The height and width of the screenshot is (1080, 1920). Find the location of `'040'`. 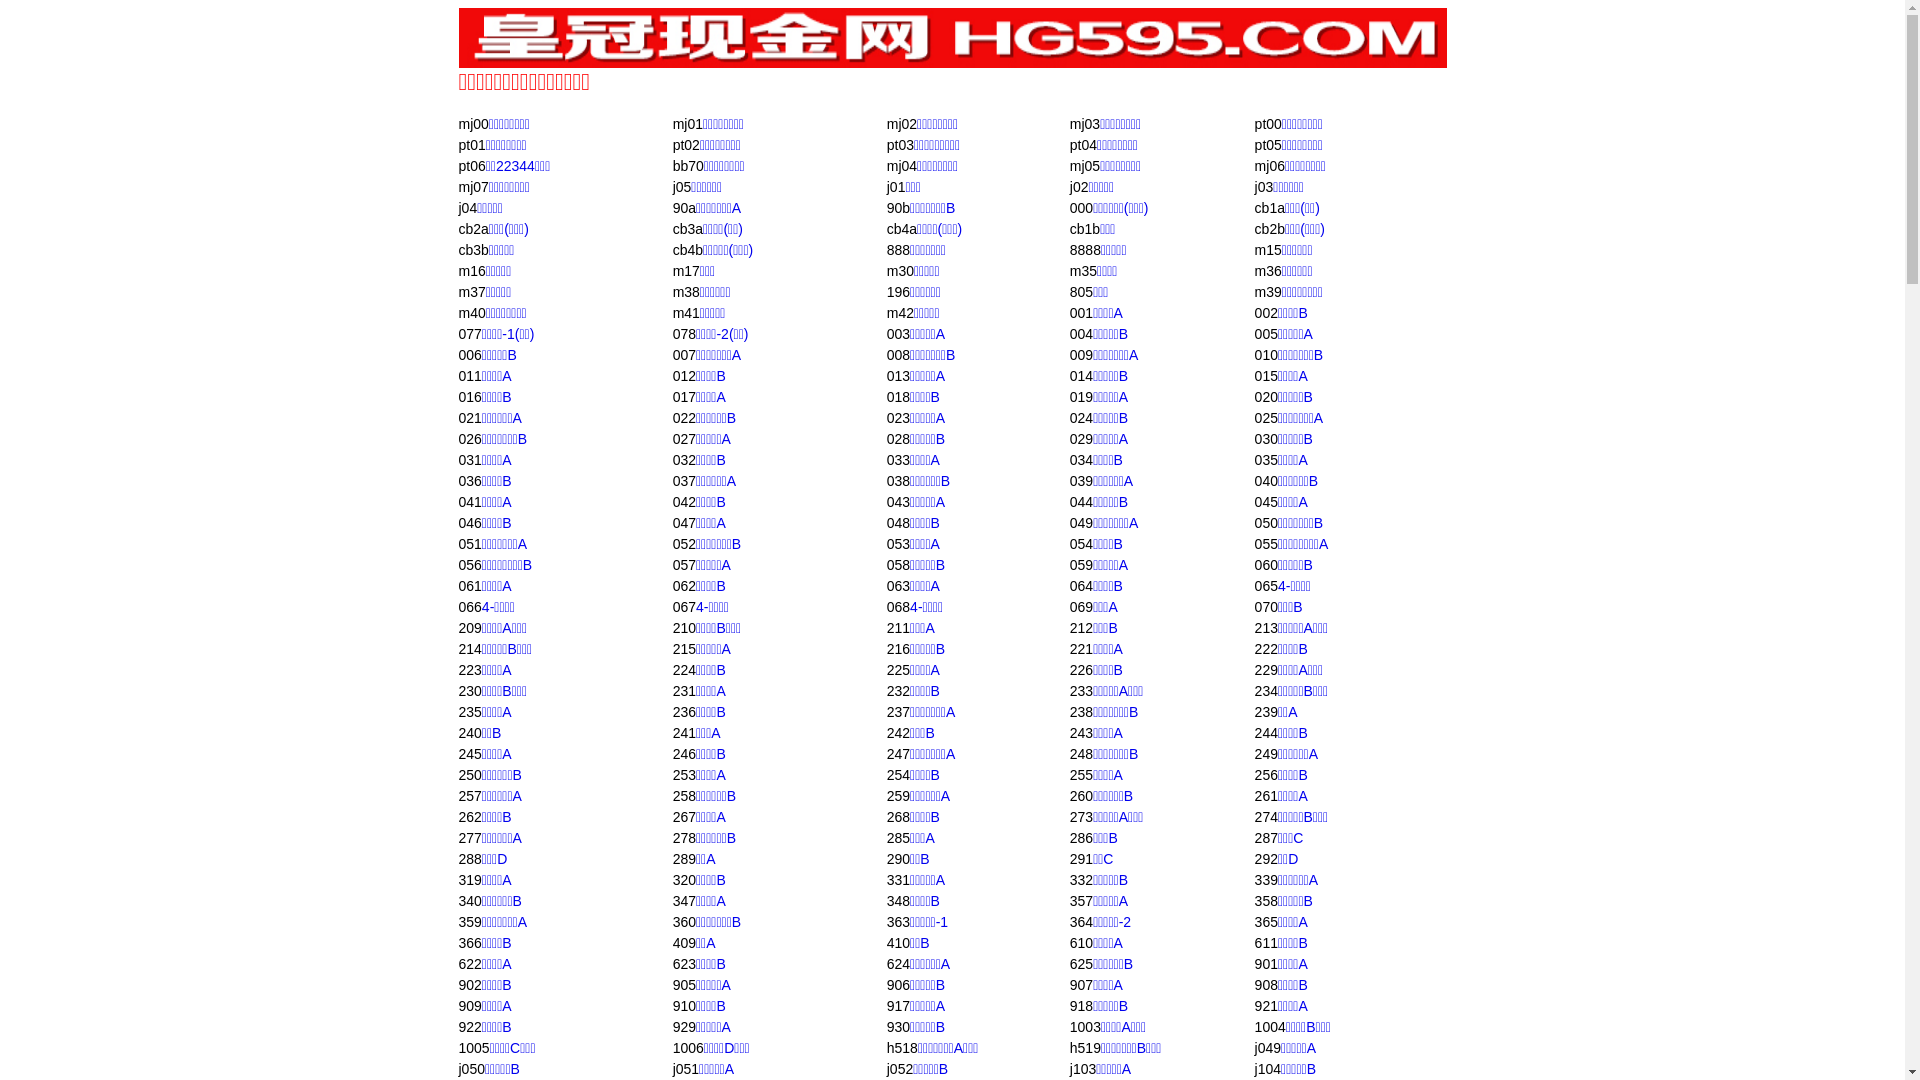

'040' is located at coordinates (1253, 481).